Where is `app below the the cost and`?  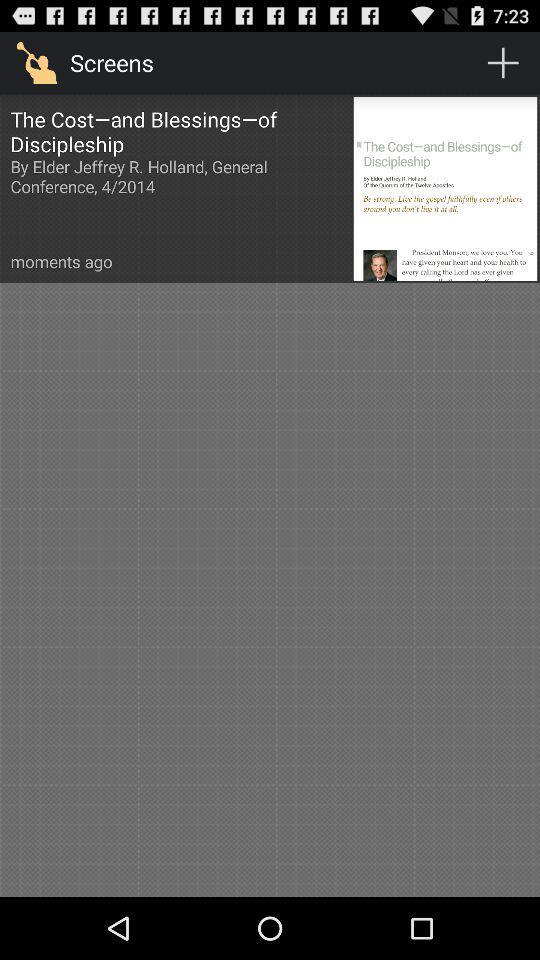 app below the the cost and is located at coordinates (61, 260).